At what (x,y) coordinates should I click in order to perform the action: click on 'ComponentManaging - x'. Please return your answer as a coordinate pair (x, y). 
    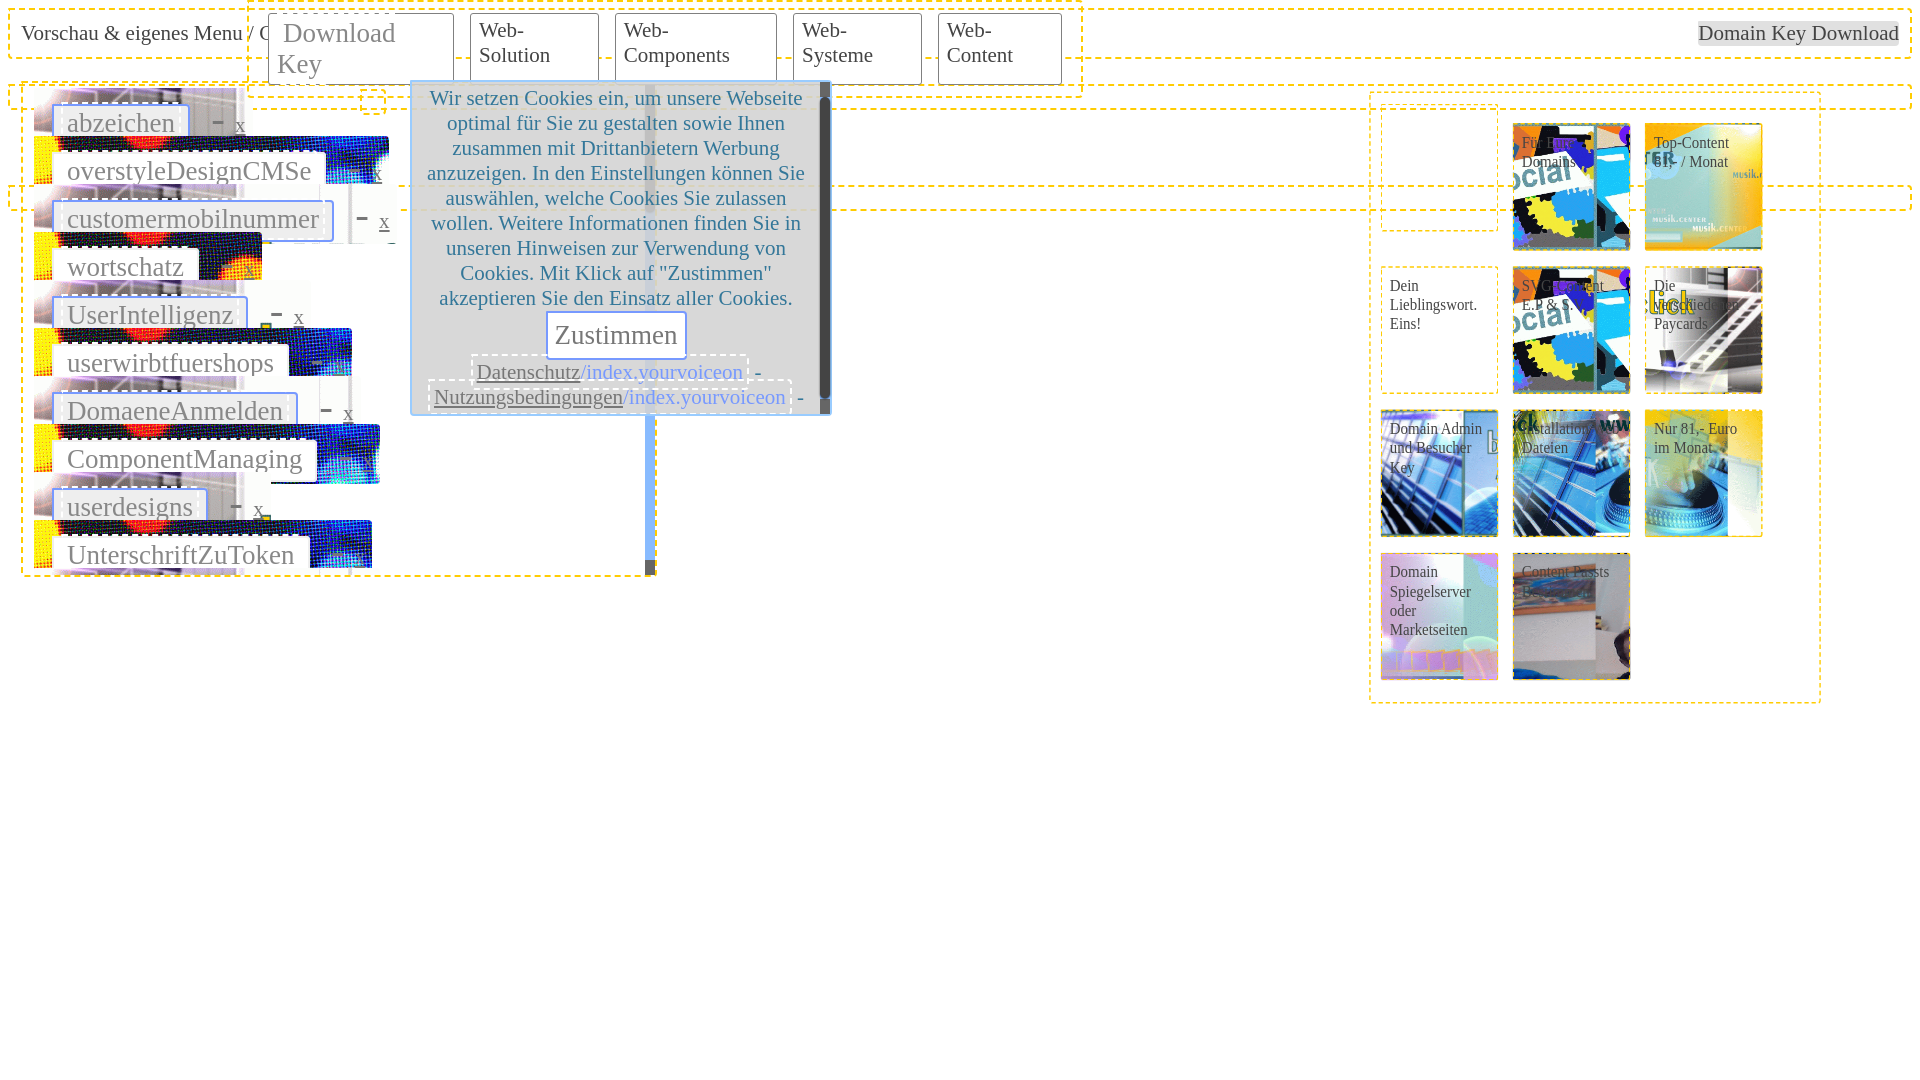
    Looking at the image, I should click on (206, 454).